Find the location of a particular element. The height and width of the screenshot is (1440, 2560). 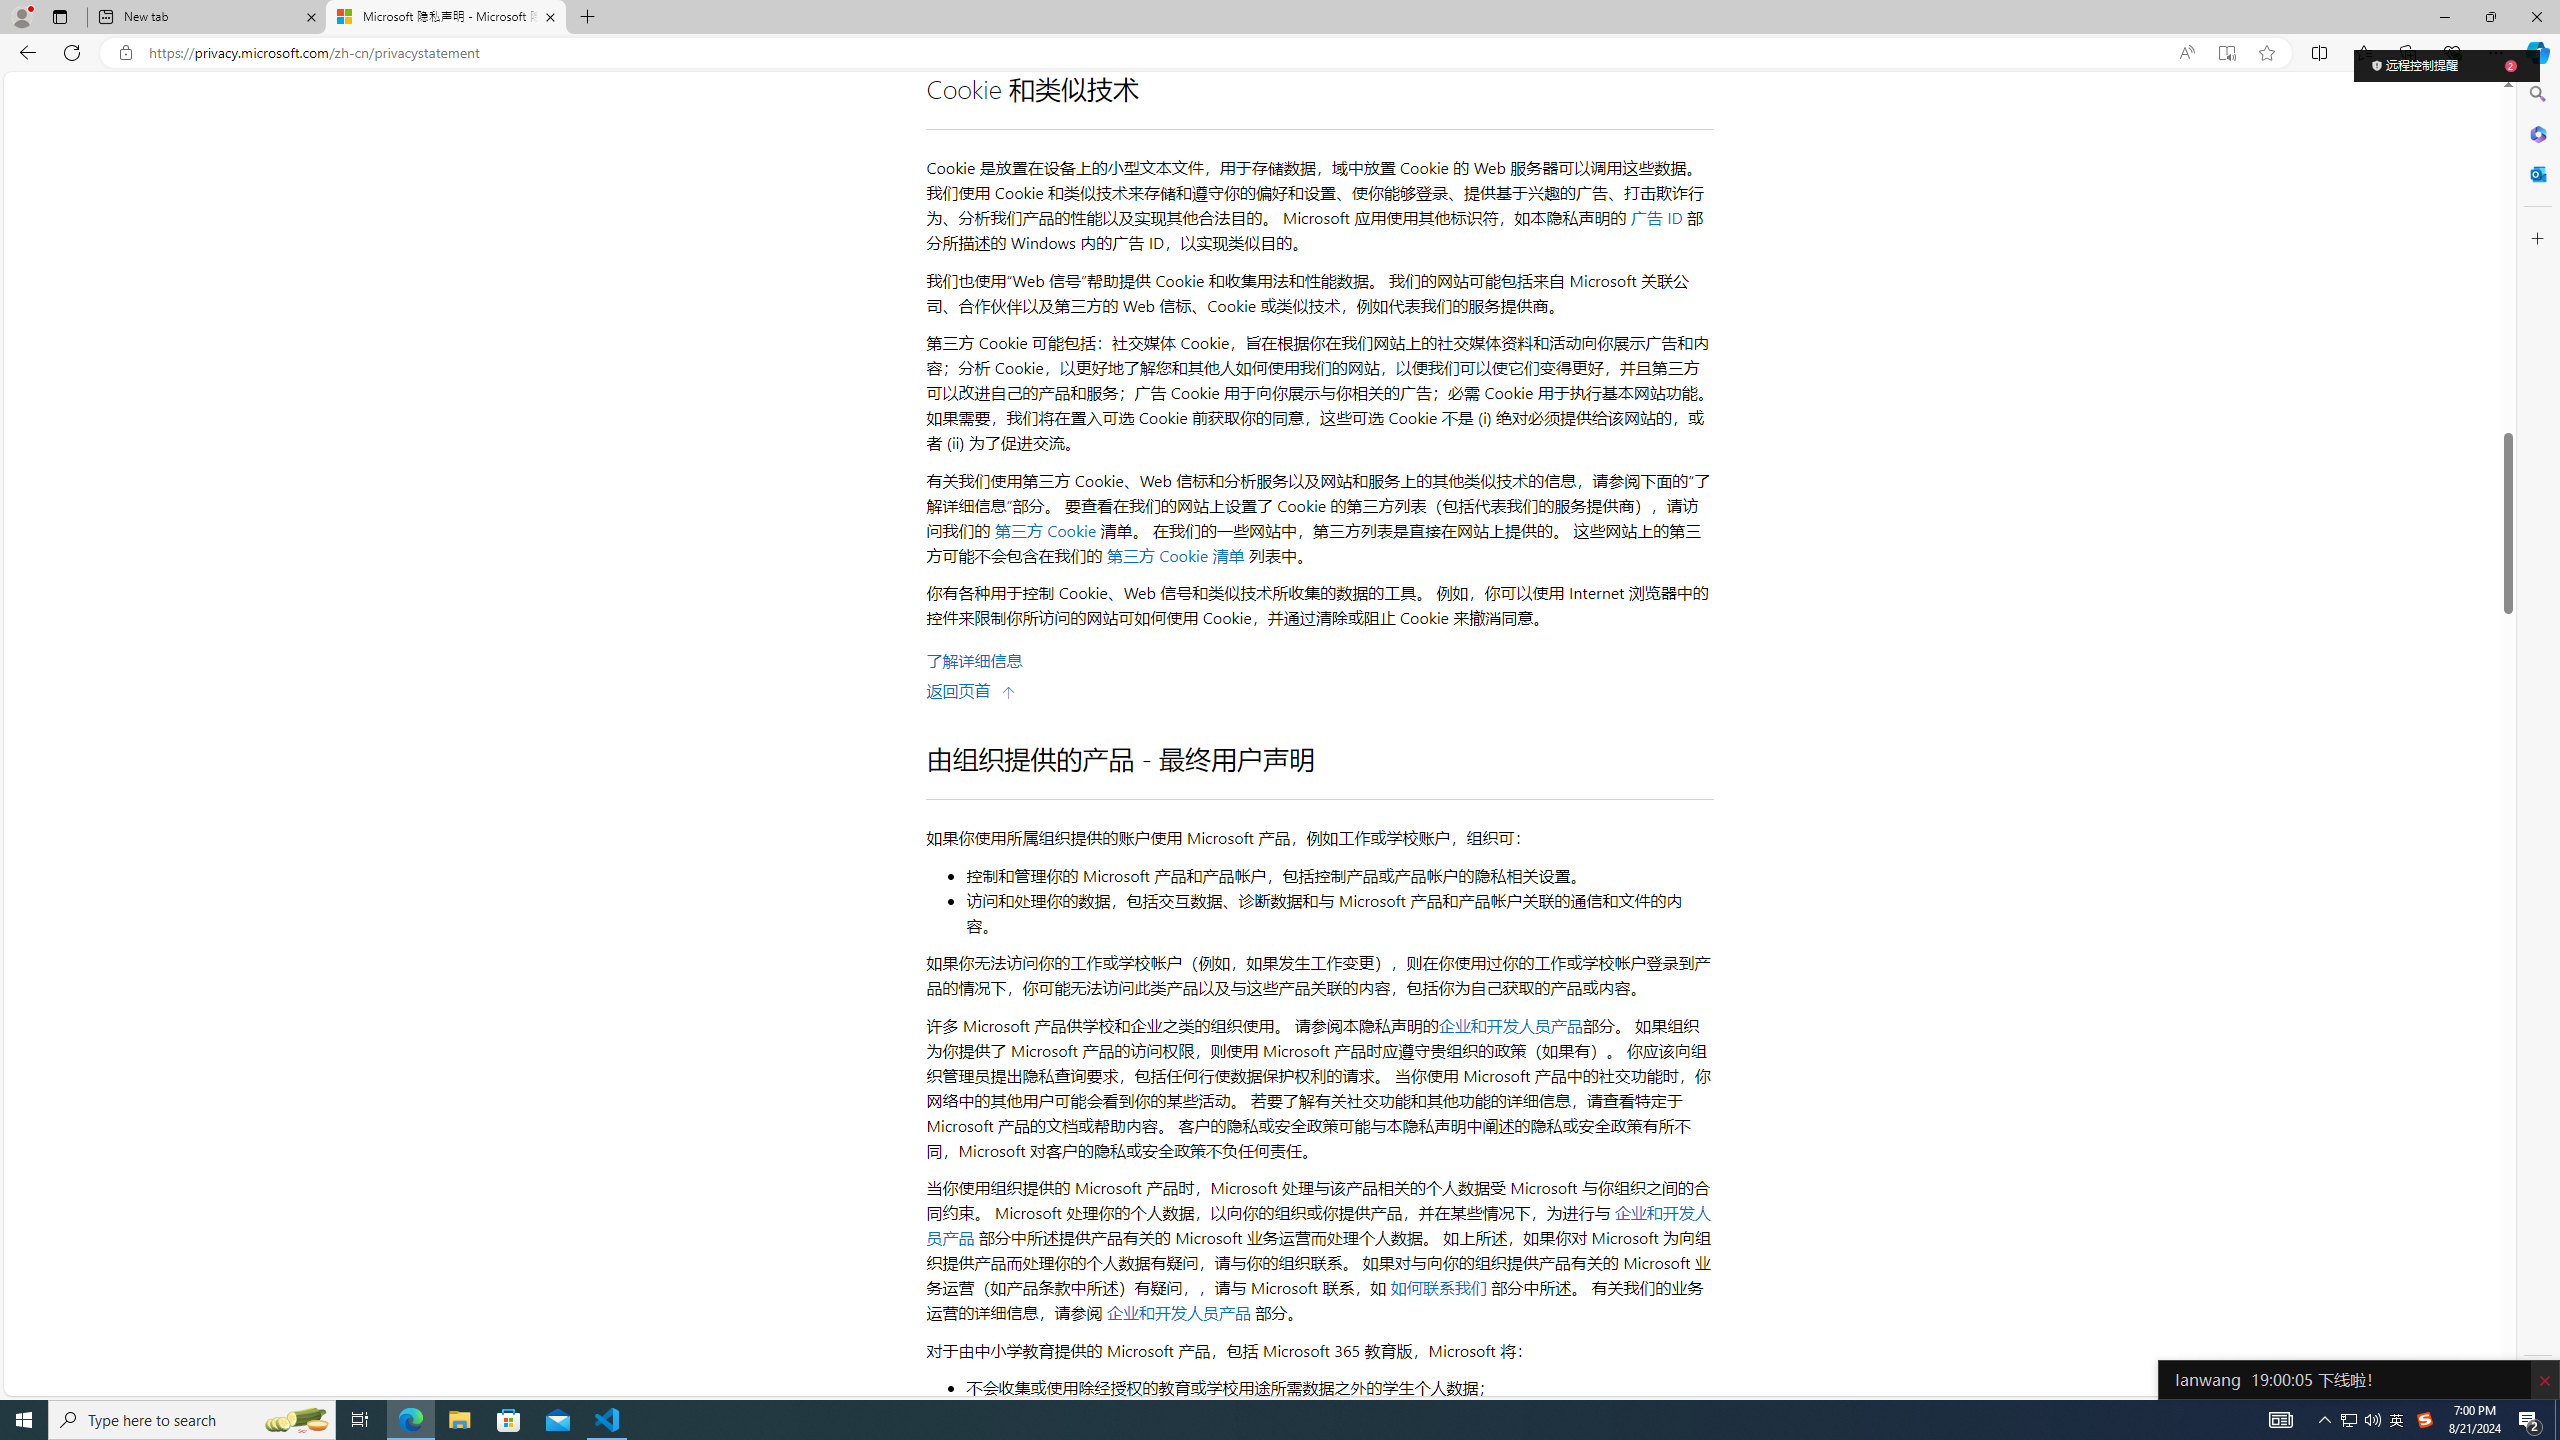

'Customize' is located at coordinates (2535, 237).